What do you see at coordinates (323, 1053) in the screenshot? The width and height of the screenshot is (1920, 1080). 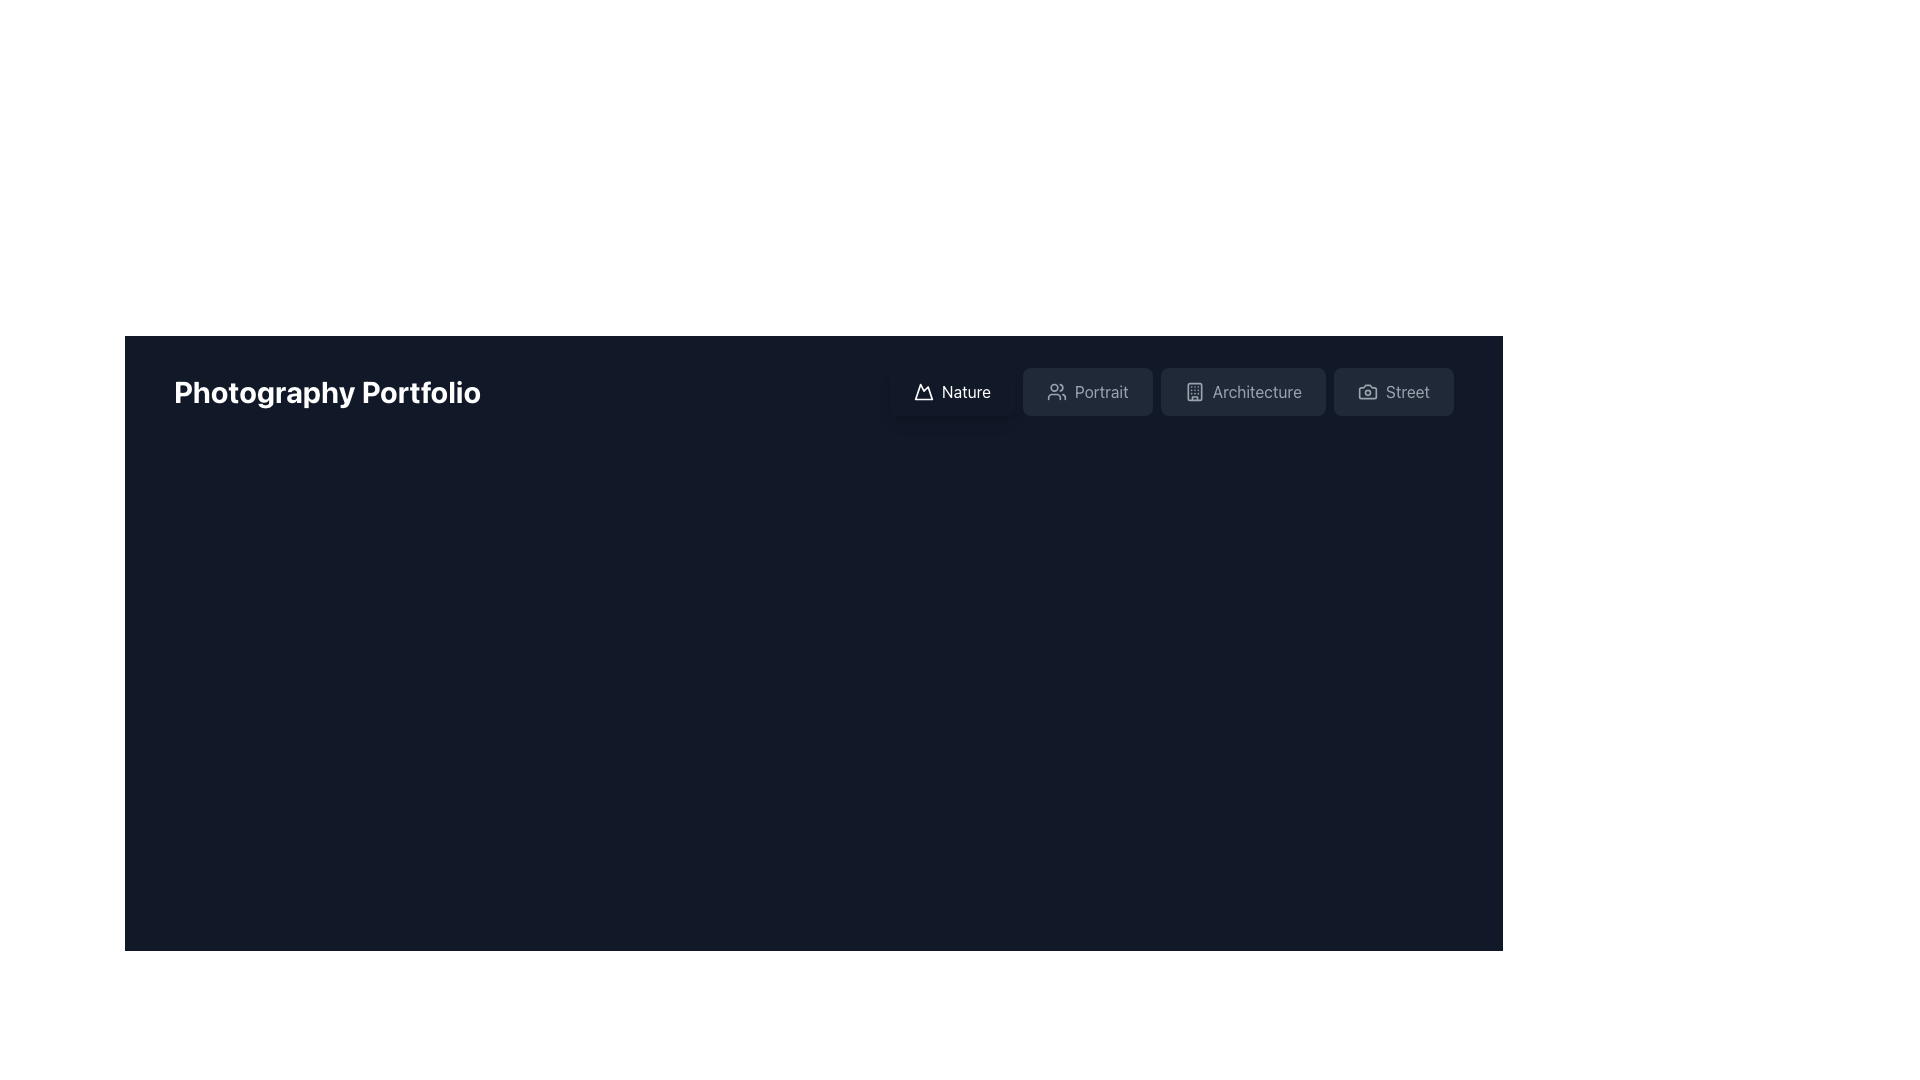 I see `the circular geometric feature in the SVG component` at bounding box center [323, 1053].